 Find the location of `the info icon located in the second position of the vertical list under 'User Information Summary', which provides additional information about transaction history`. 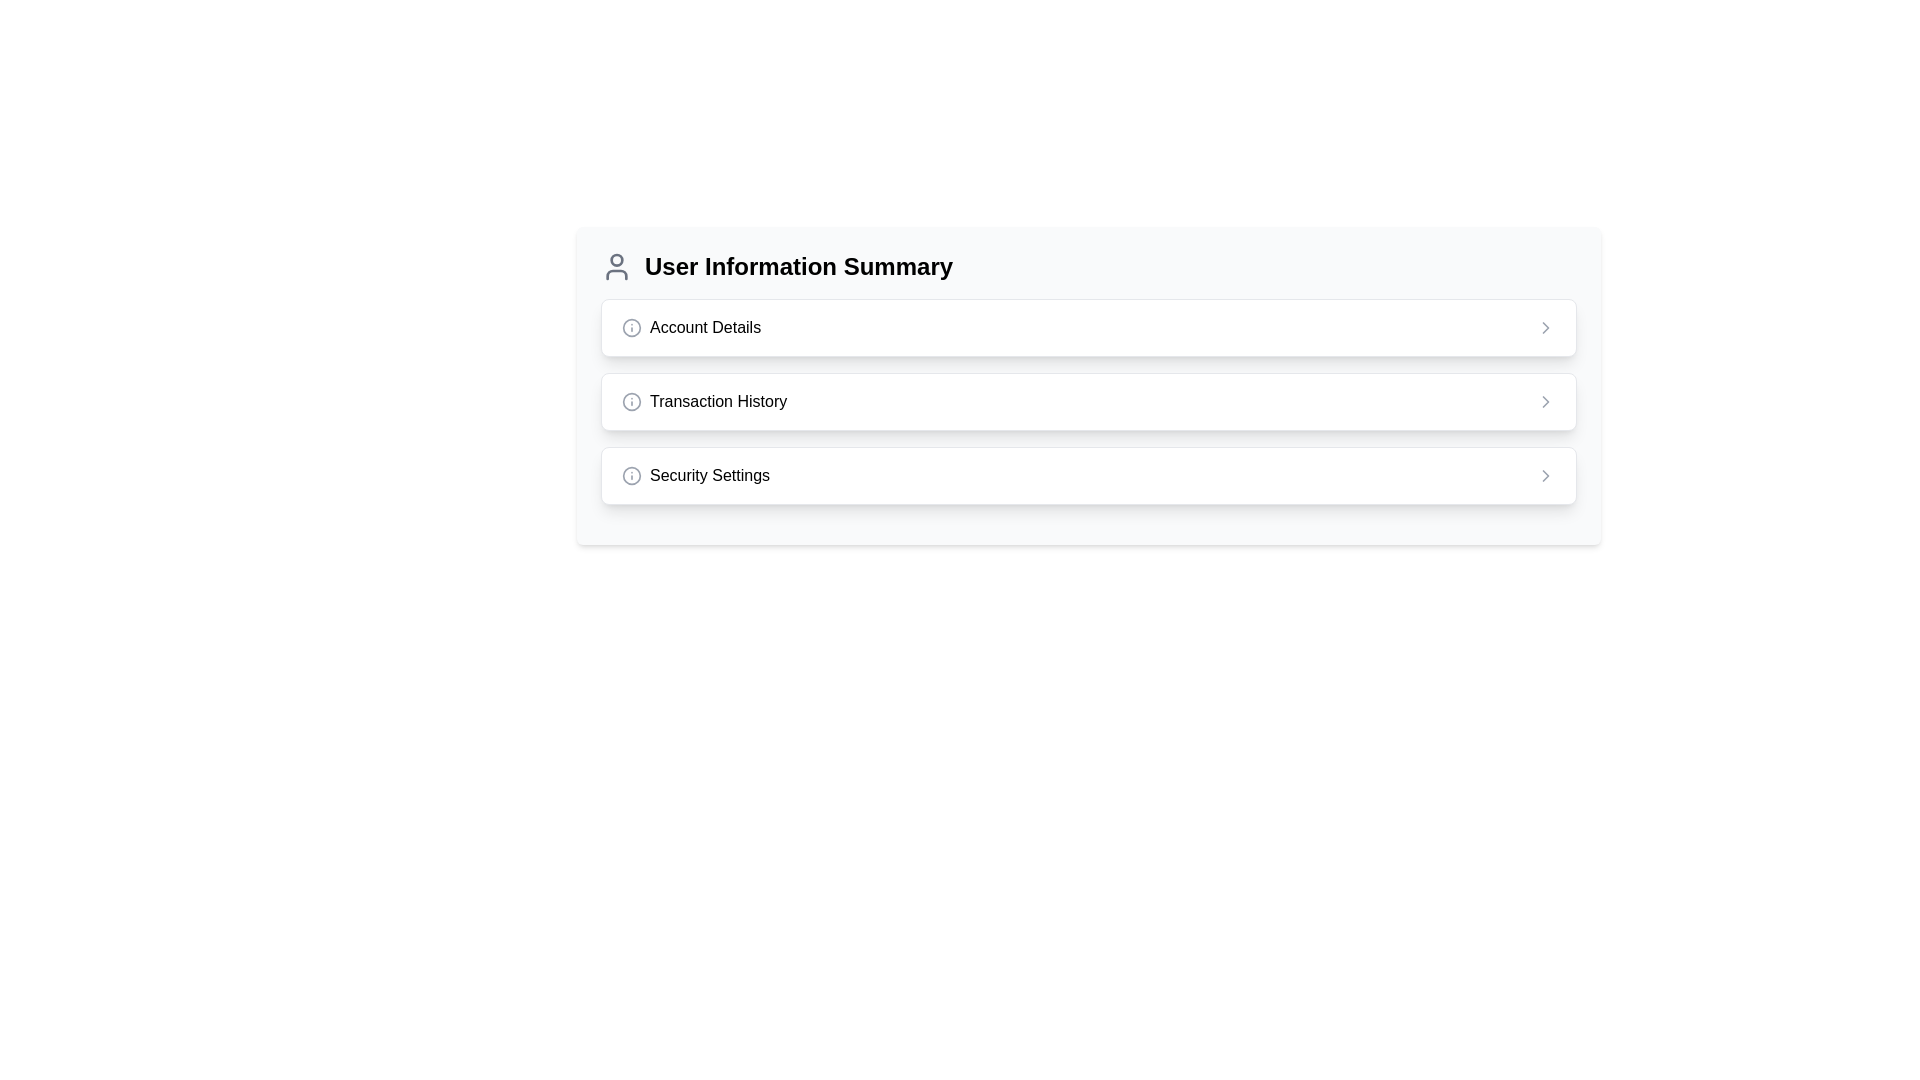

the info icon located in the second position of the vertical list under 'User Information Summary', which provides additional information about transaction history is located at coordinates (704, 401).